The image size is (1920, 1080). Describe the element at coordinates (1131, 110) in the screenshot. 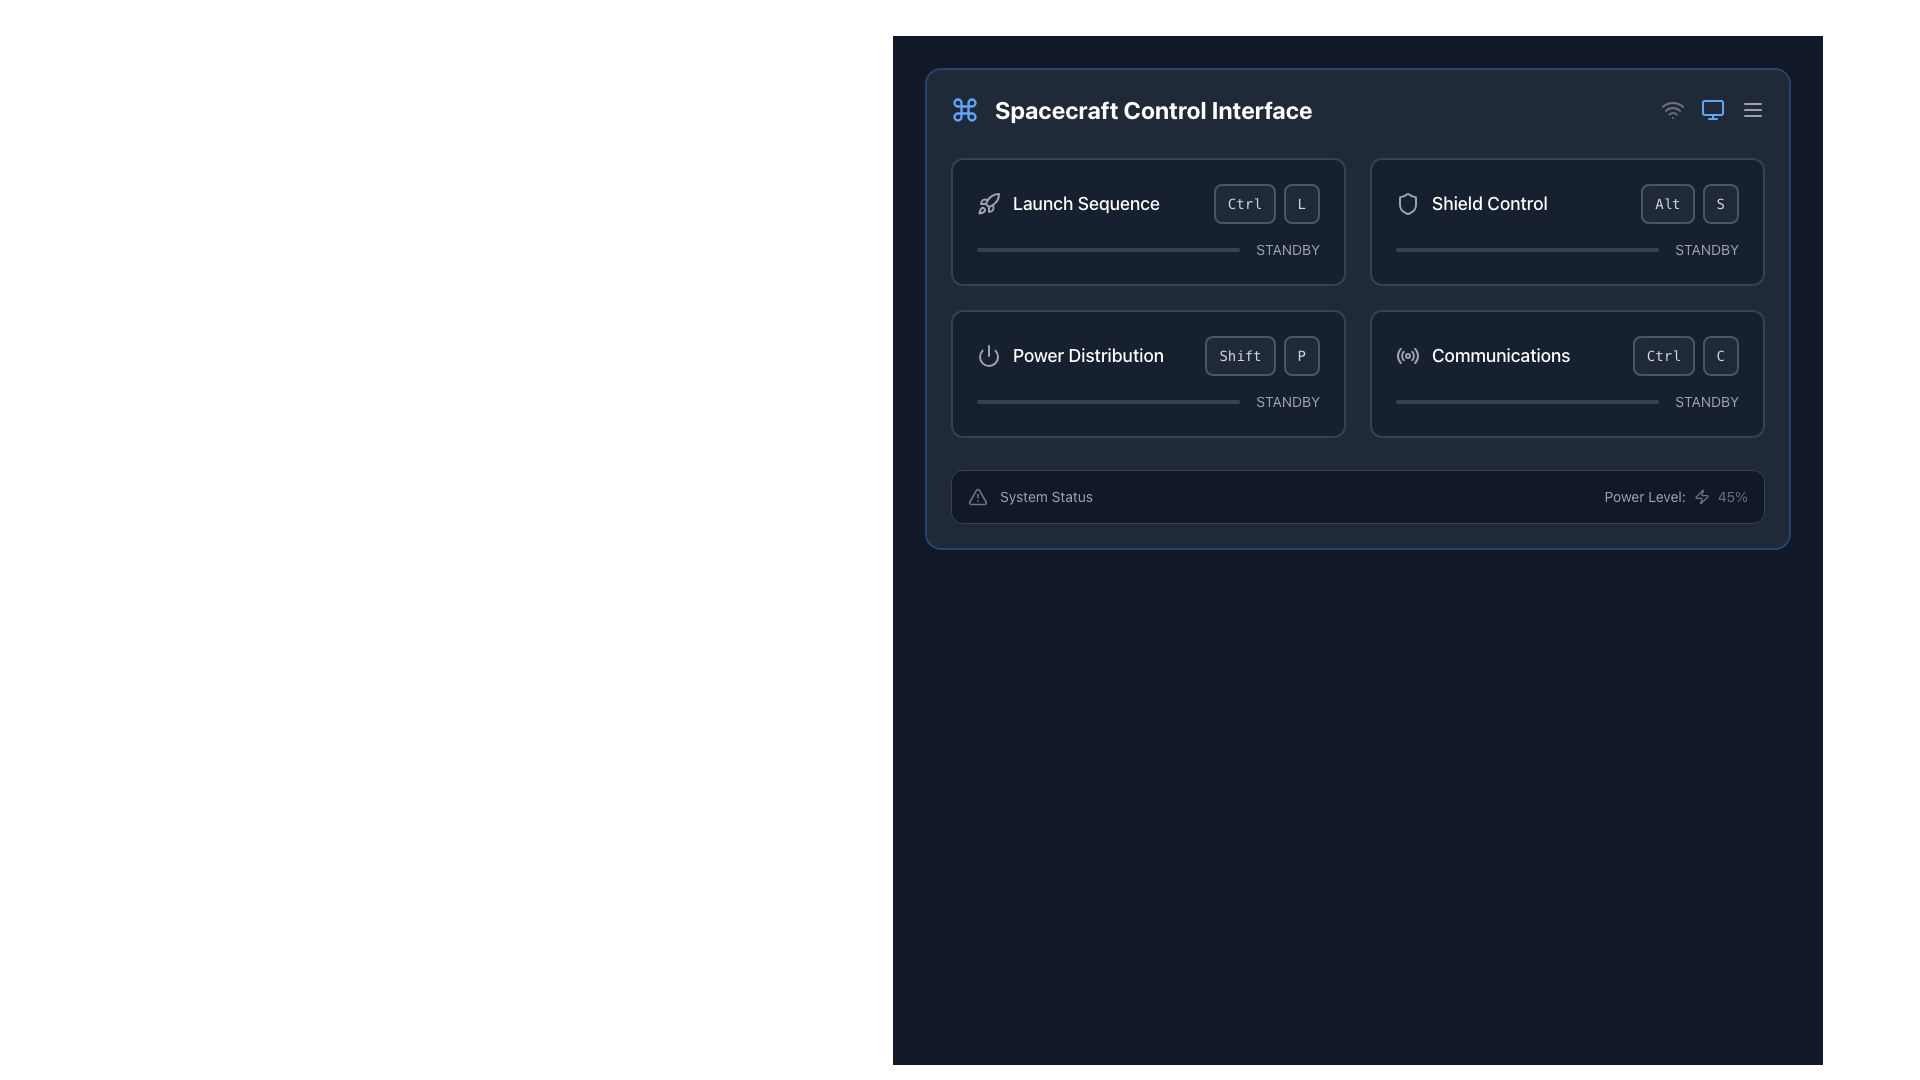

I see `title text of the spacecraft control dashboard located at the top left corner of the interface panel, adjacent to several icons including WiFi and monitor symbols` at that location.